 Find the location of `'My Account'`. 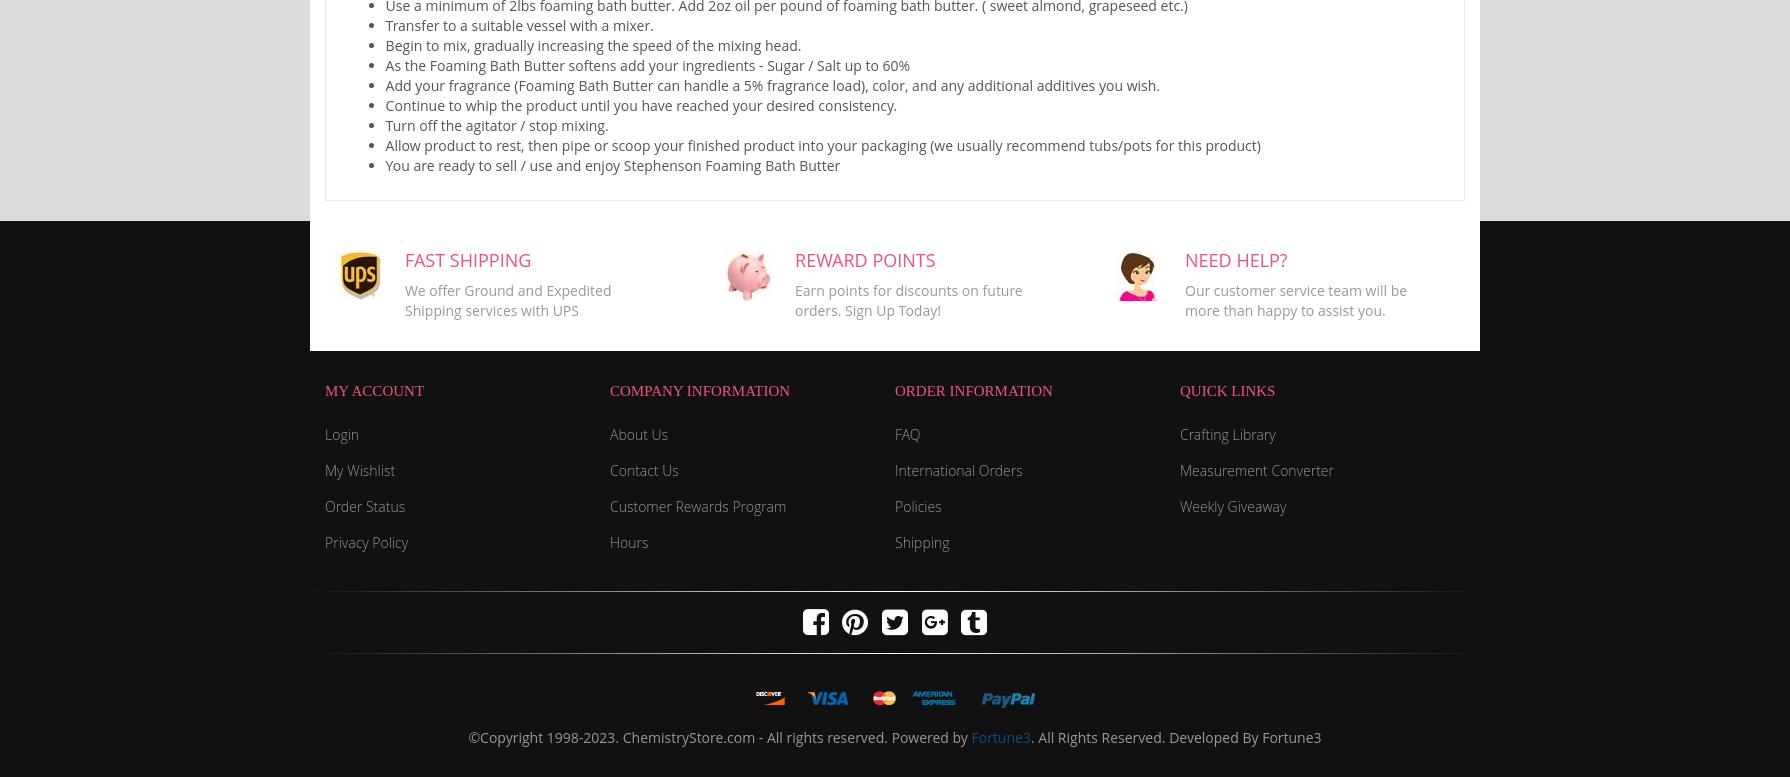

'My Account' is located at coordinates (374, 388).